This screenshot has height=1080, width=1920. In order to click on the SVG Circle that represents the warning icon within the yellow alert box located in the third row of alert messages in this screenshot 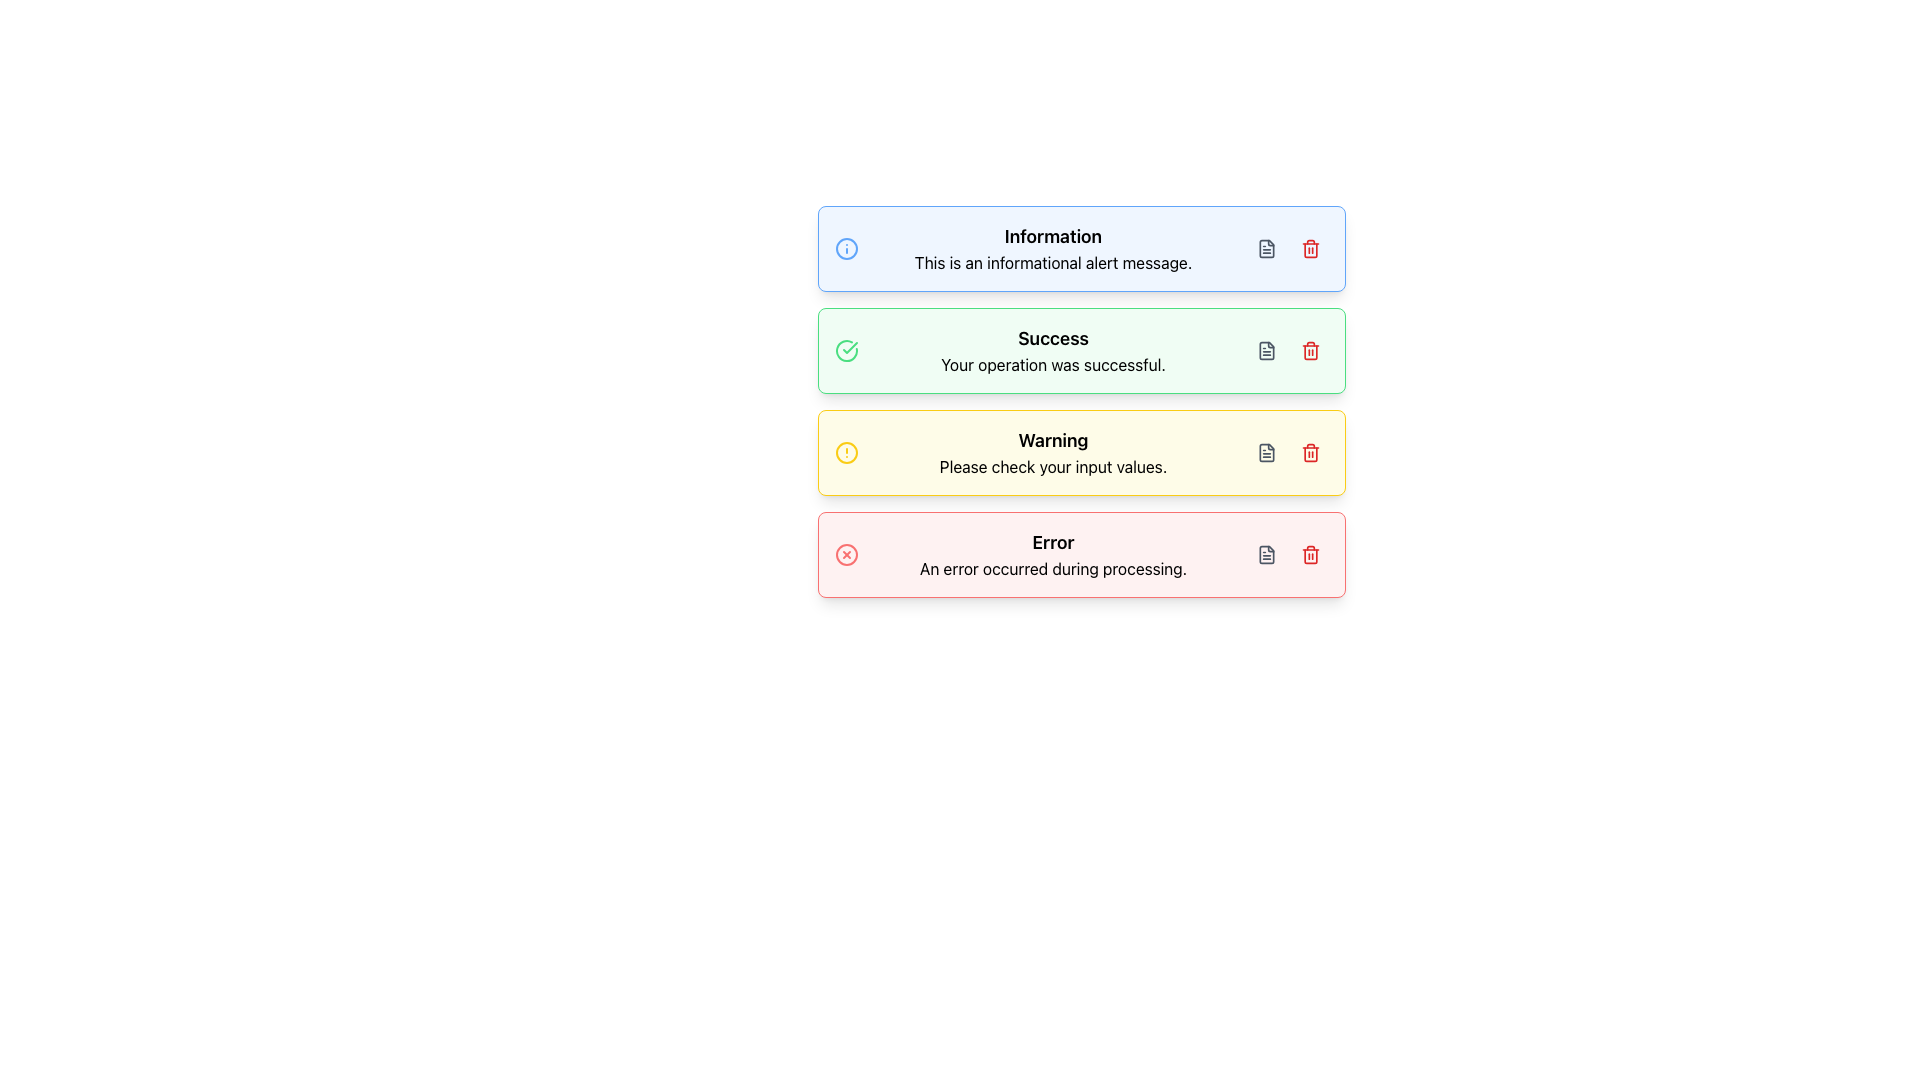, I will do `click(846, 452)`.